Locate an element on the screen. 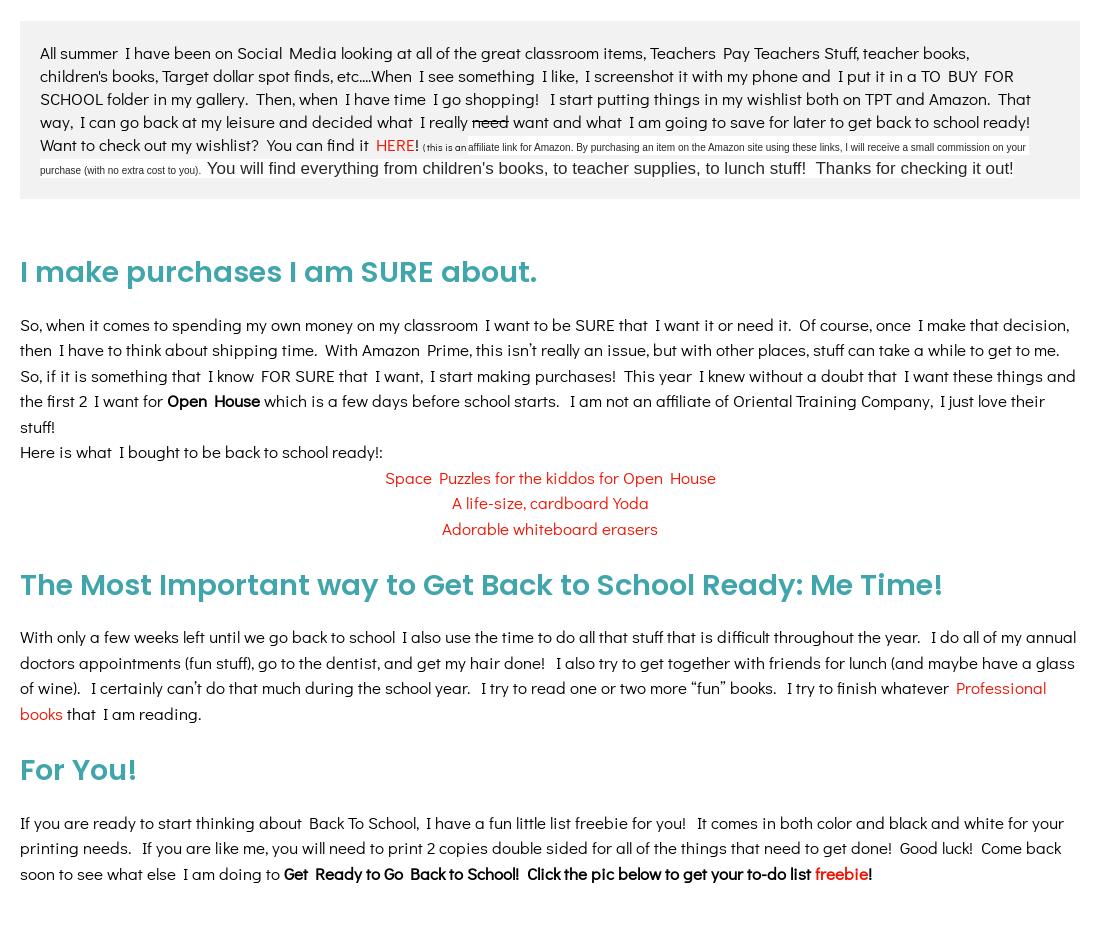 This screenshot has height=933, width=1108. 'For You!' is located at coordinates (78, 598).